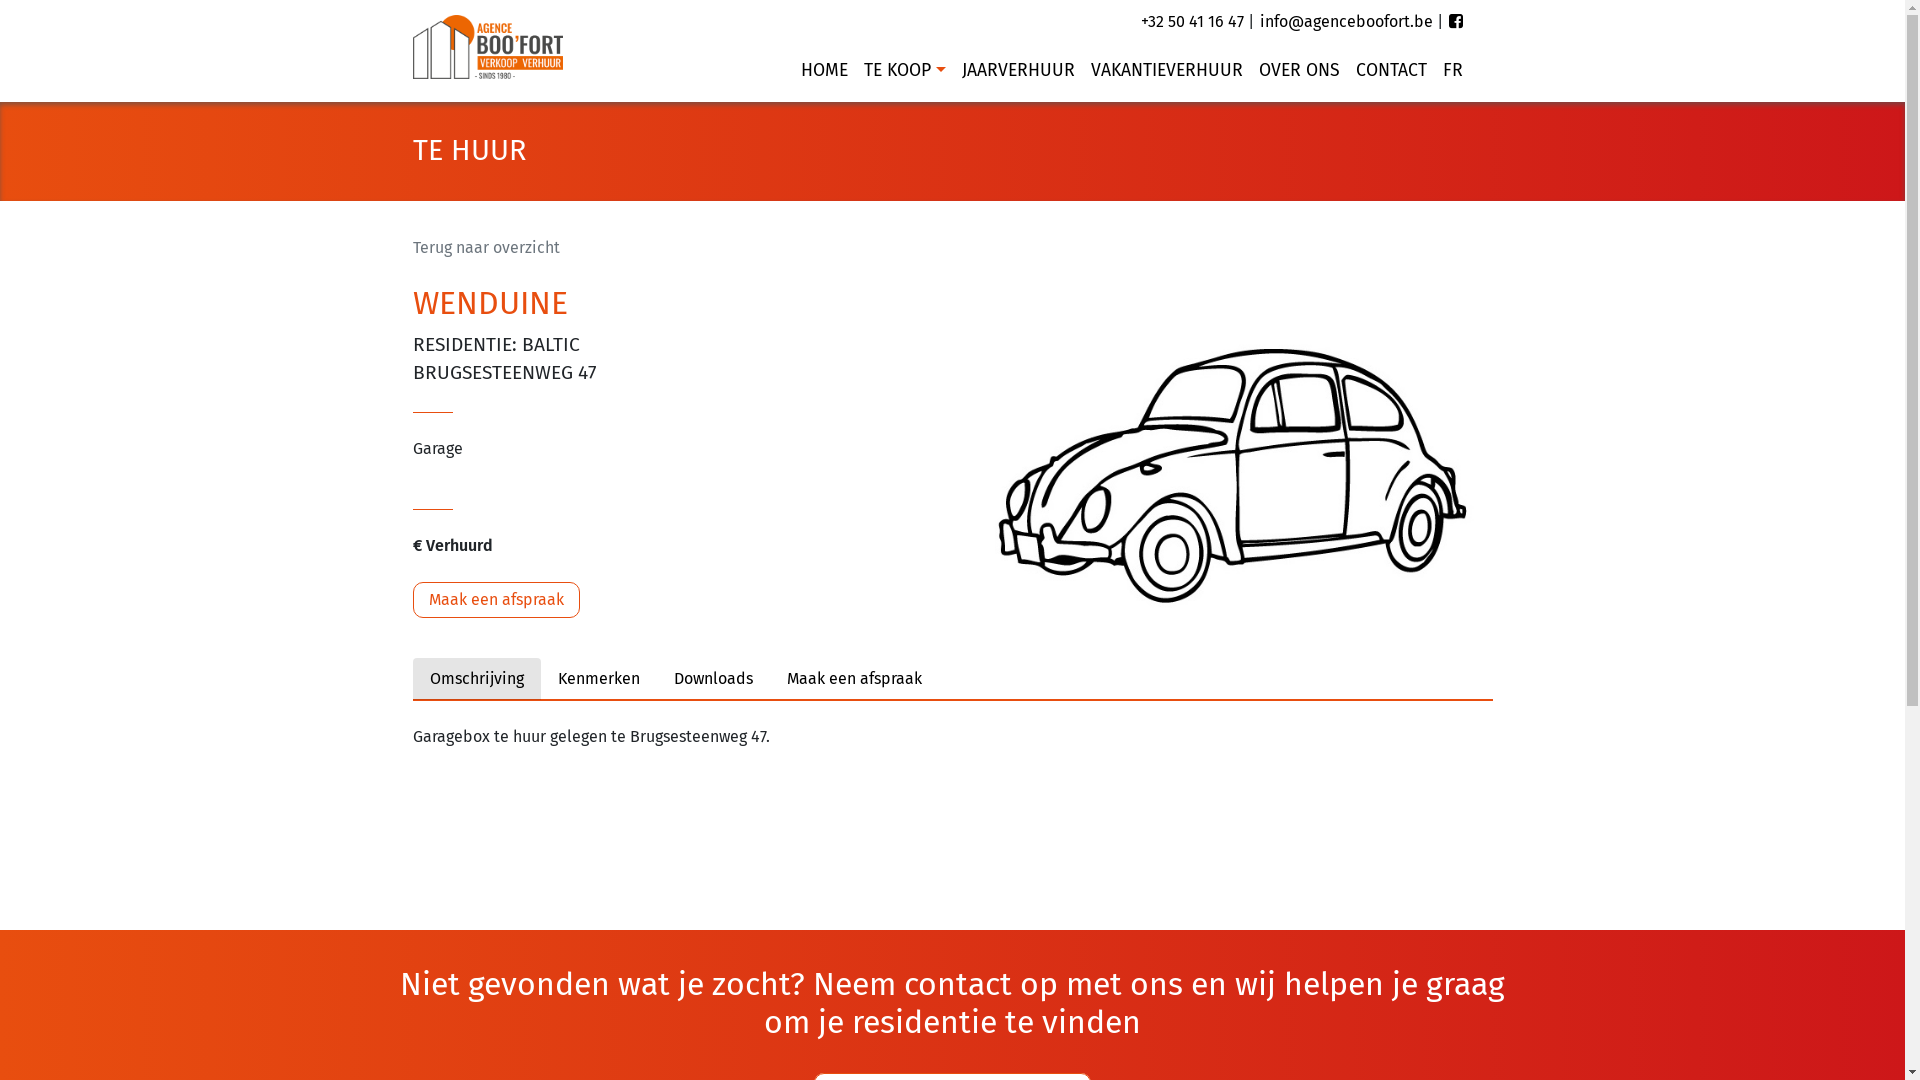 Image resolution: width=1920 pixels, height=1080 pixels. What do you see at coordinates (411, 149) in the screenshot?
I see `'TE HUUR'` at bounding box center [411, 149].